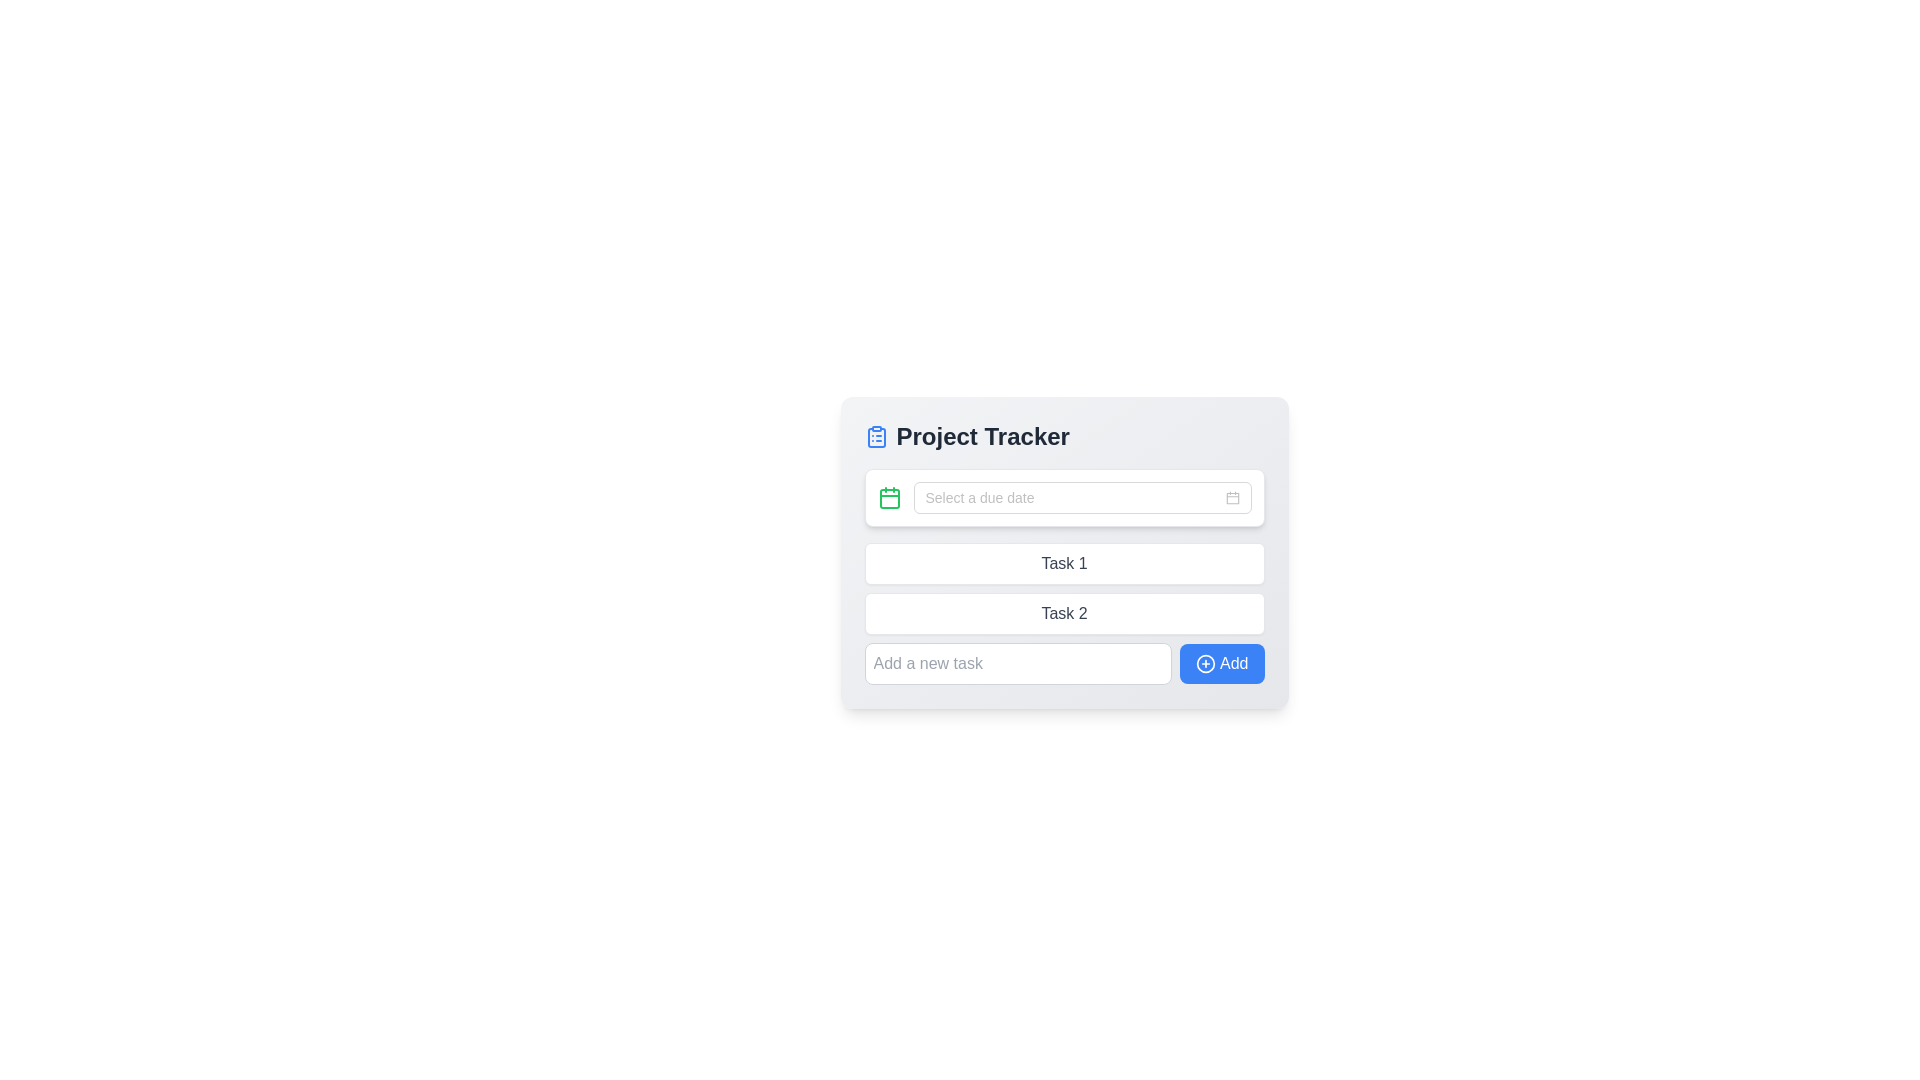 The image size is (1920, 1080). Describe the element at coordinates (1231, 496) in the screenshot. I see `the calendar icon located to the right of the text input field in the date picker widget` at that location.